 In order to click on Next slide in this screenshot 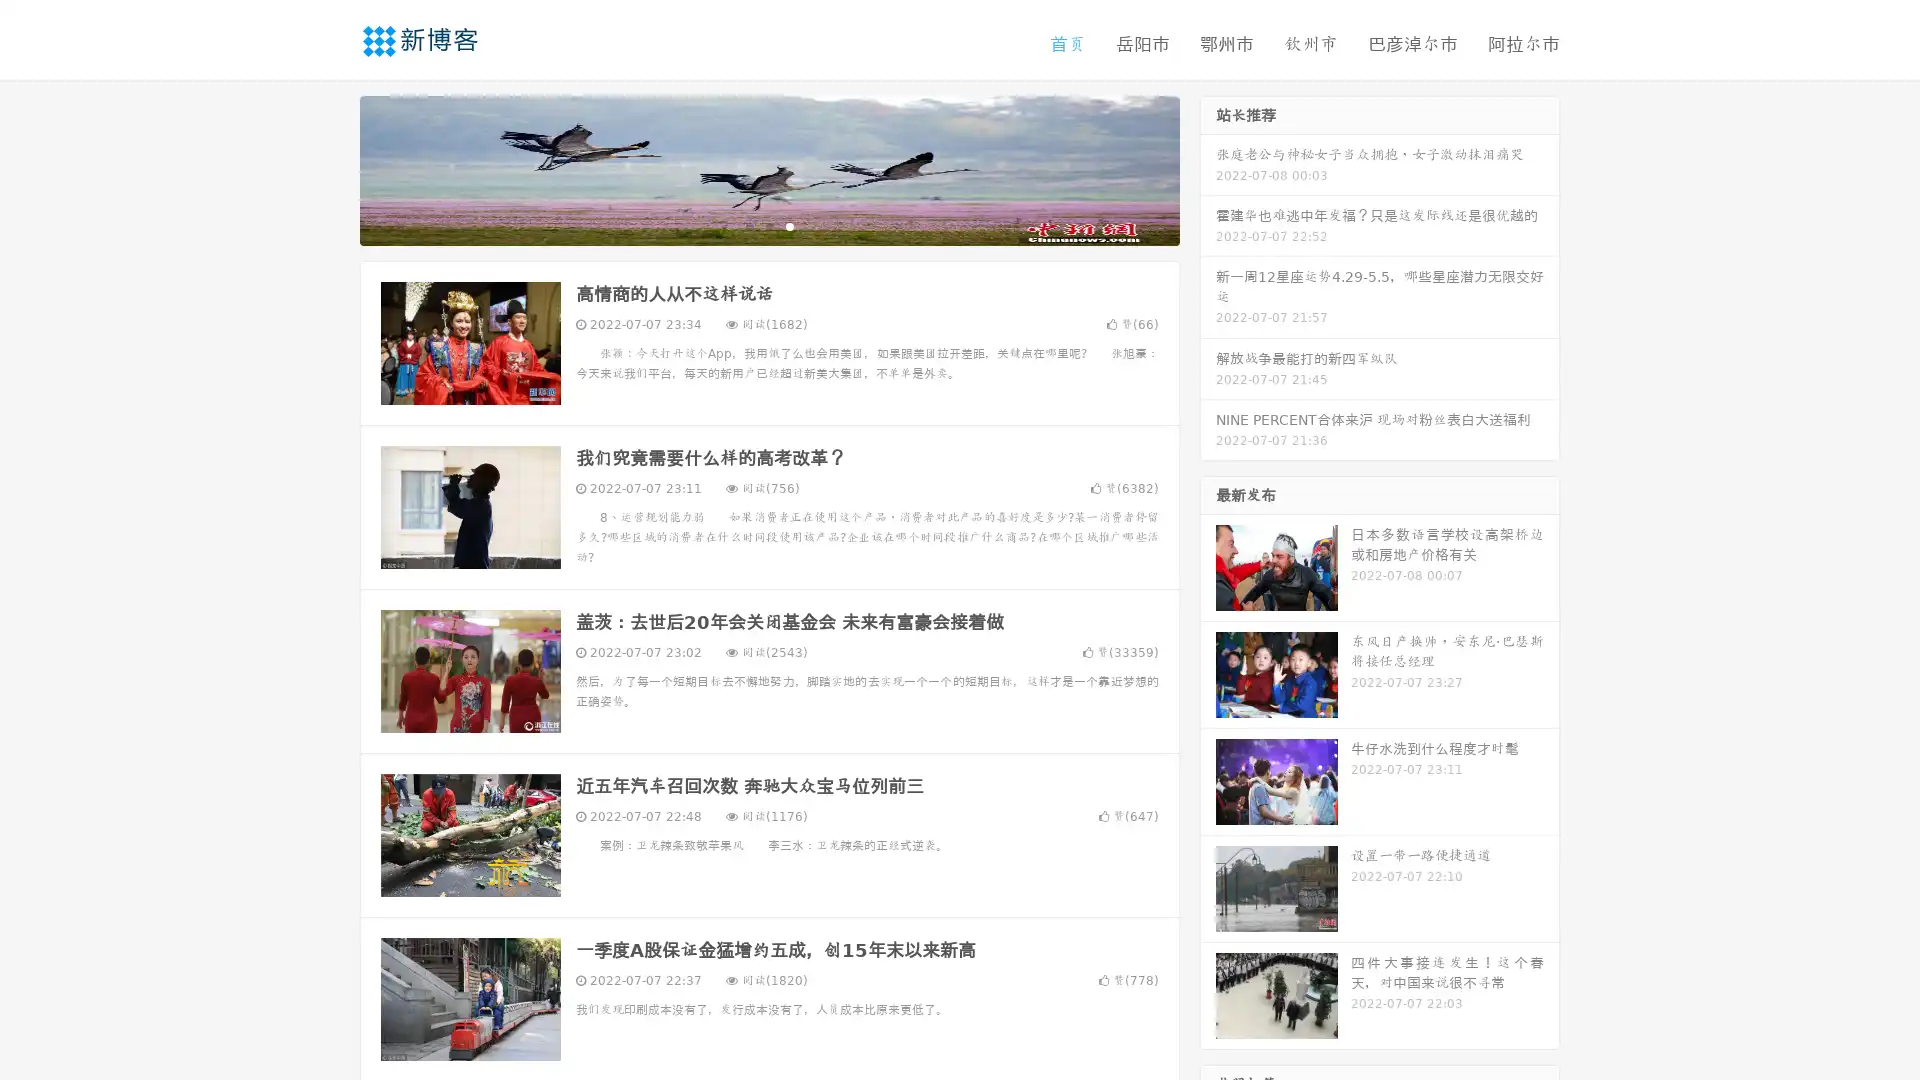, I will do `click(1208, 168)`.